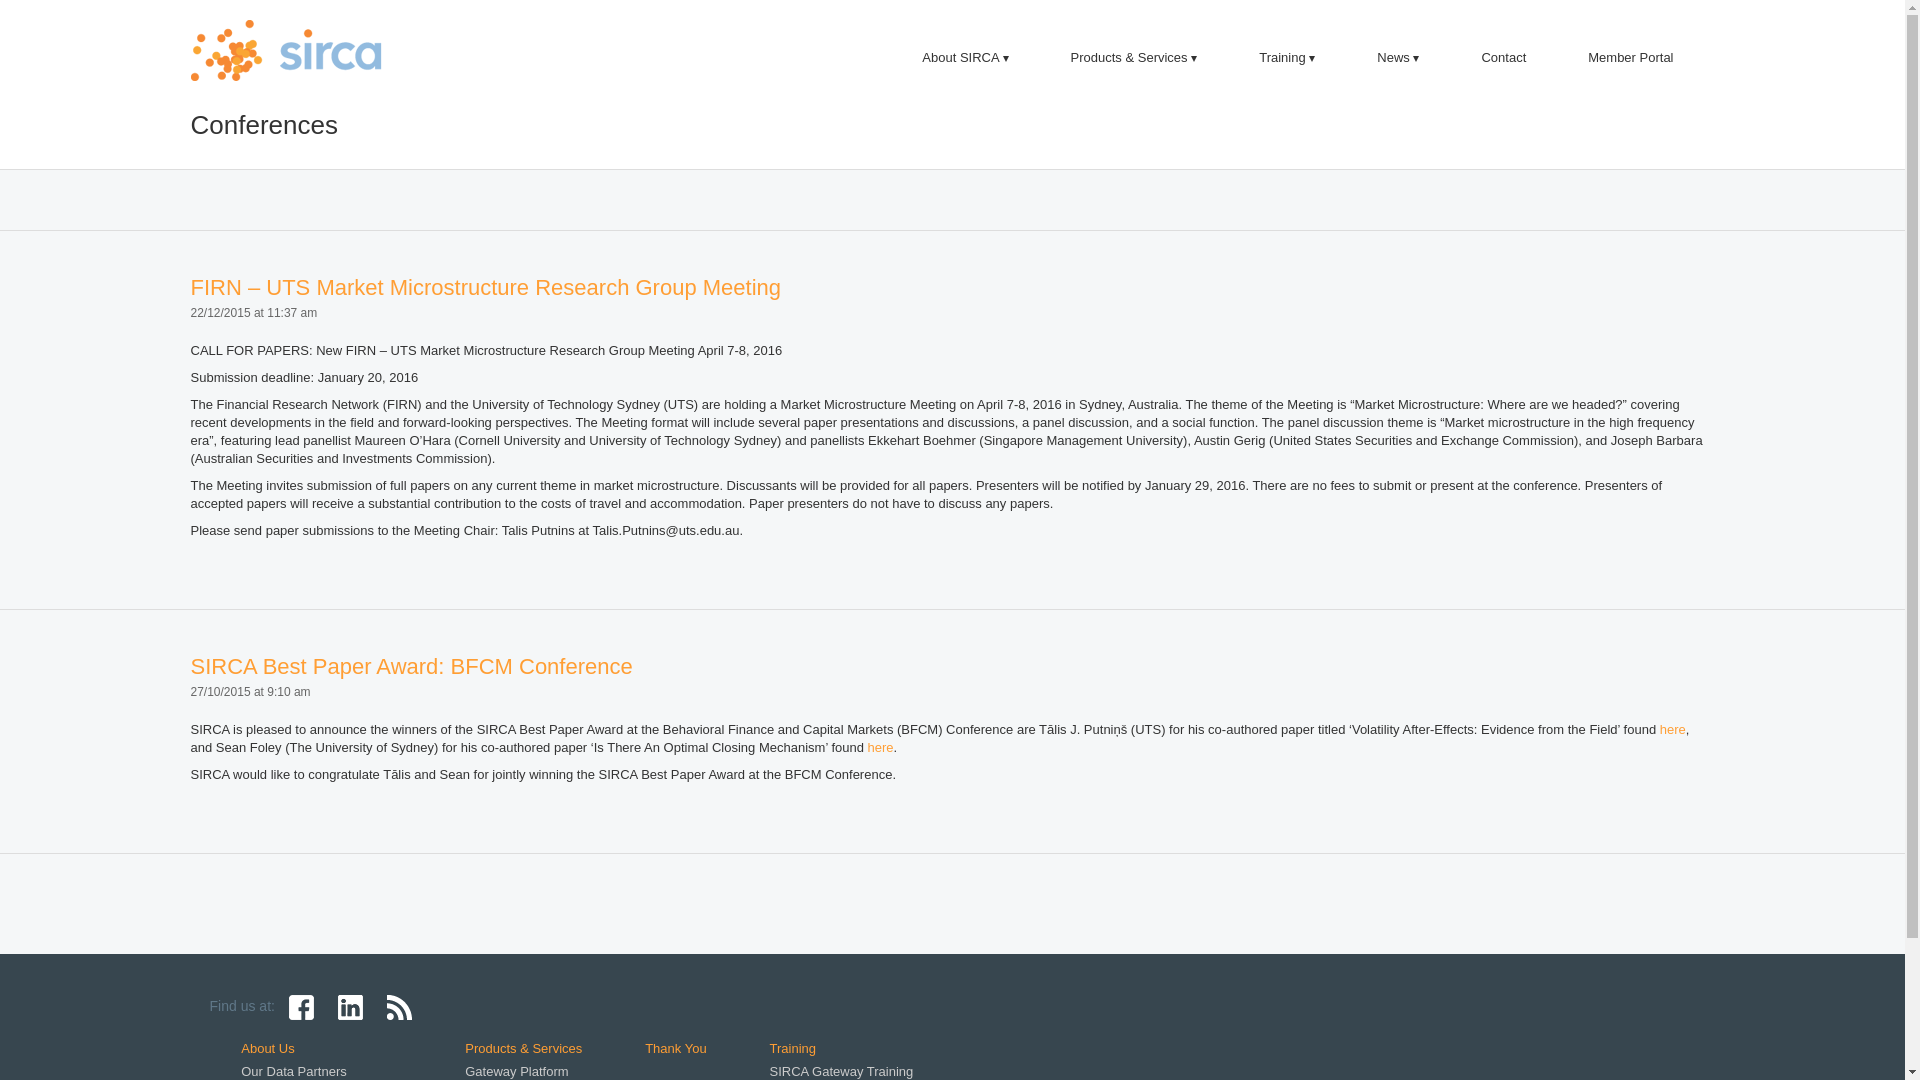 This screenshot has height=1080, width=1920. I want to click on 'About SIRCA', so click(964, 56).